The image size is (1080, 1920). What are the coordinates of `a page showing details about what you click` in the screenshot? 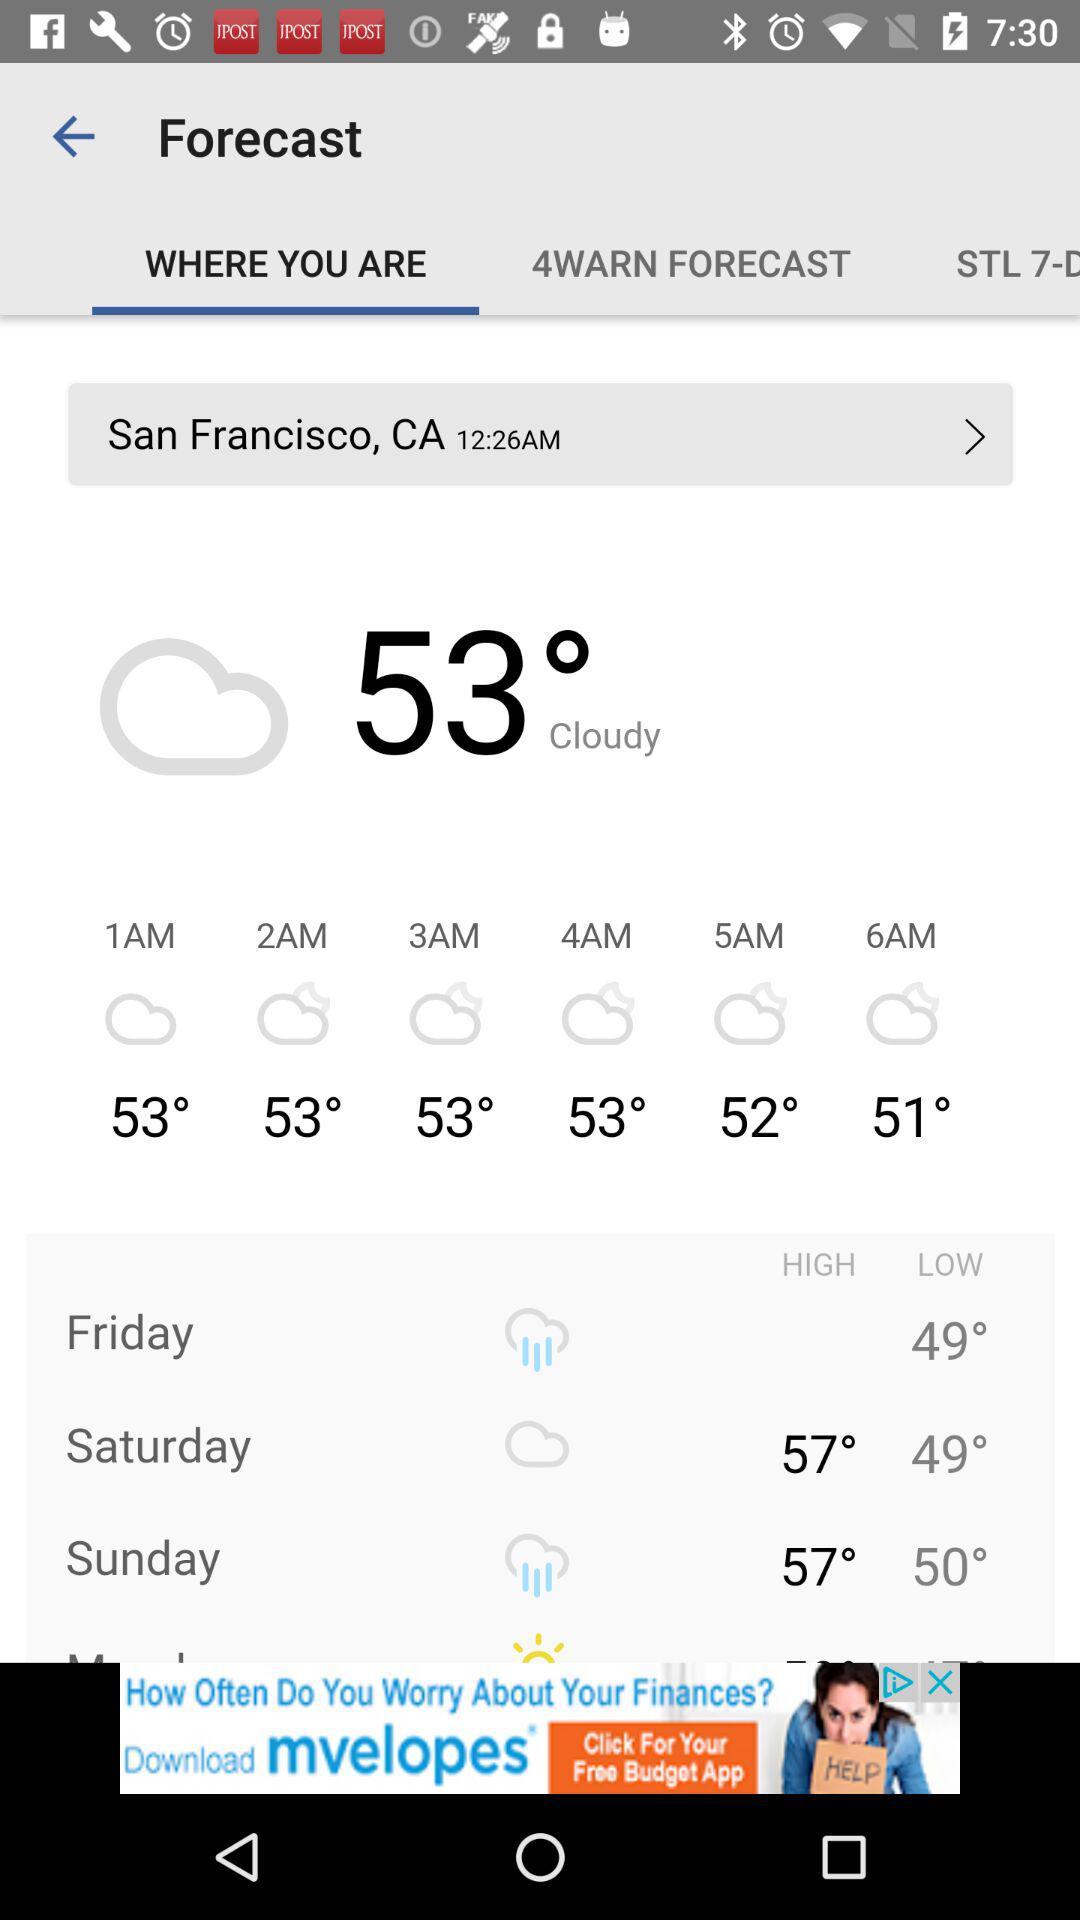 It's located at (540, 988).